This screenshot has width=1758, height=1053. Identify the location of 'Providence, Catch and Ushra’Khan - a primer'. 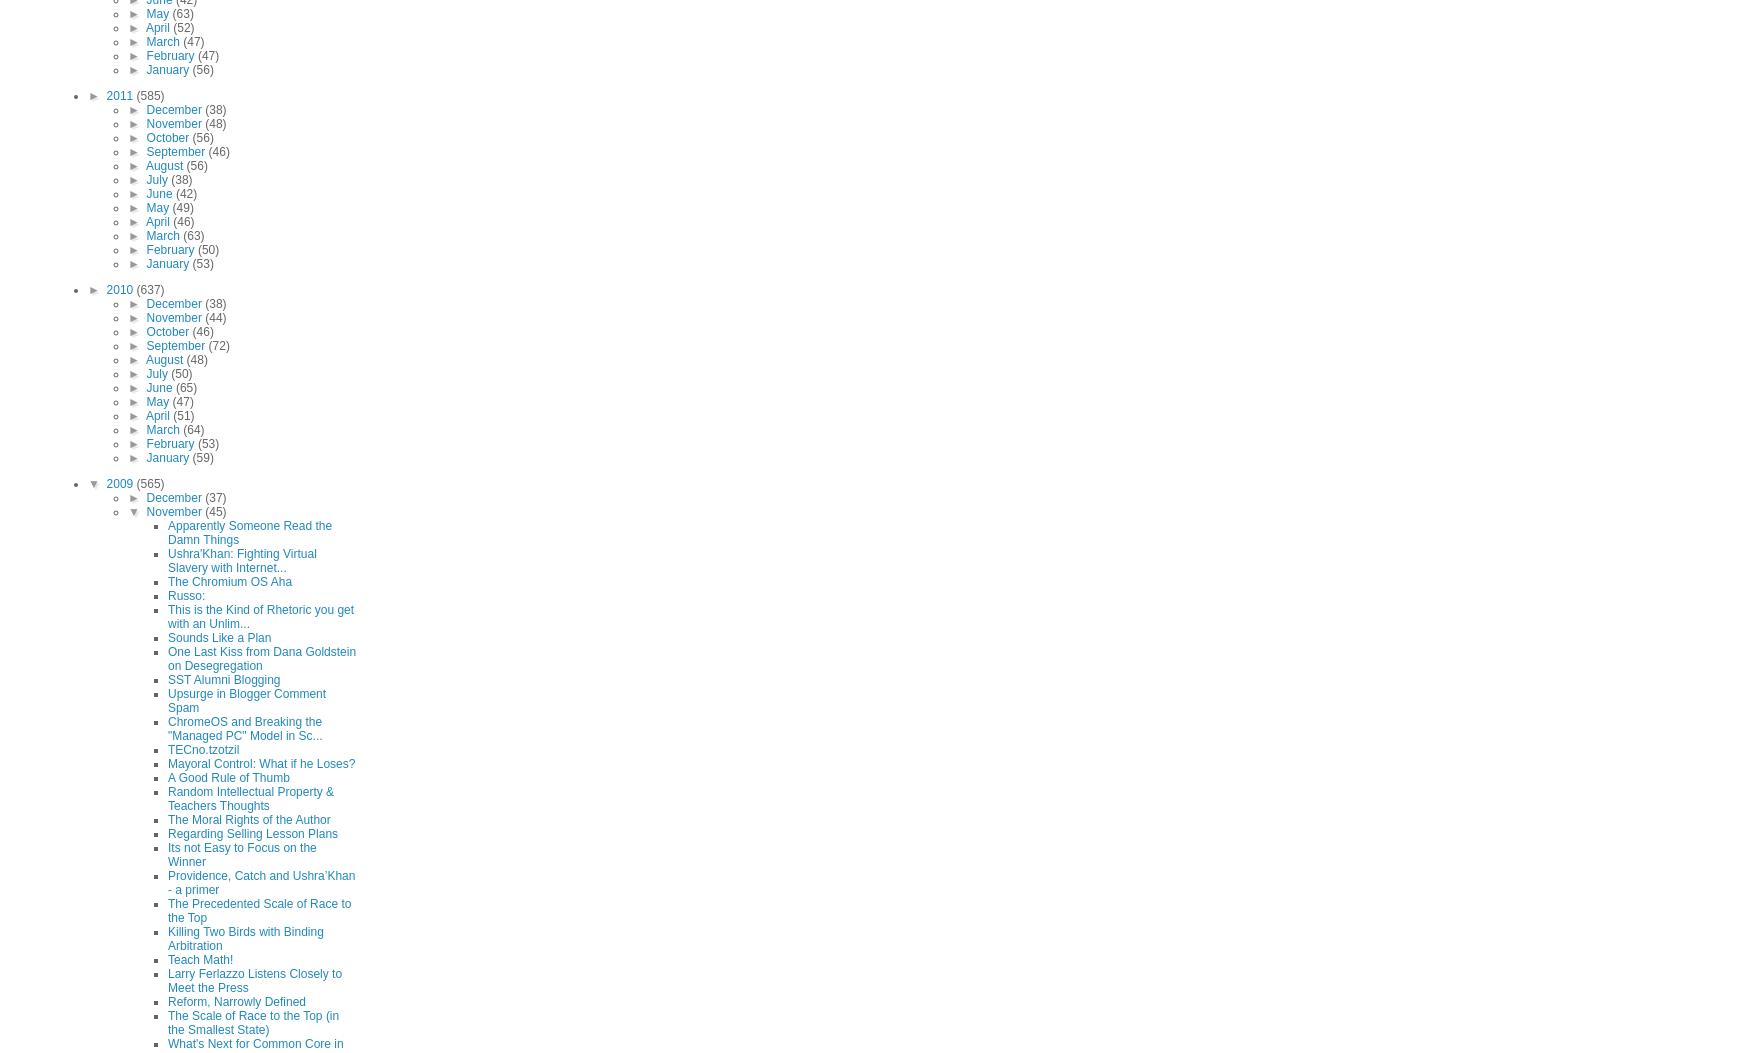
(260, 883).